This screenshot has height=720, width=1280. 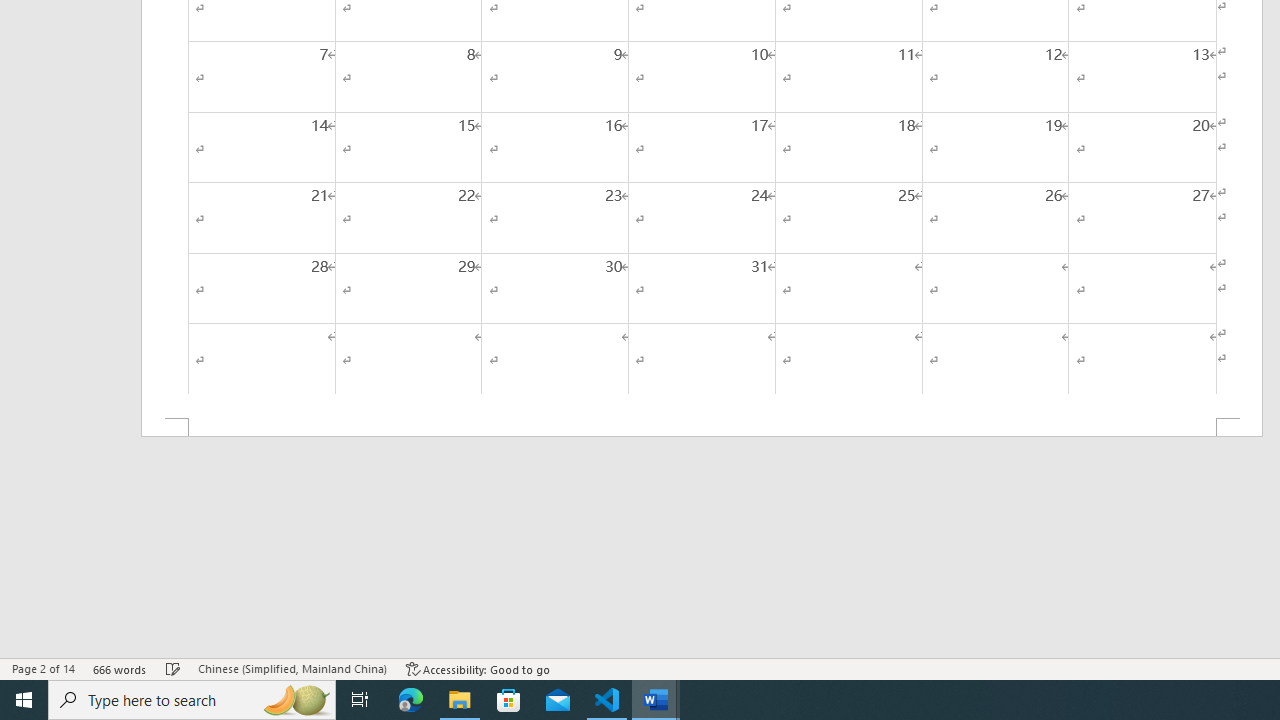 I want to click on 'Search highlights icon opens search home window', so click(x=294, y=698).